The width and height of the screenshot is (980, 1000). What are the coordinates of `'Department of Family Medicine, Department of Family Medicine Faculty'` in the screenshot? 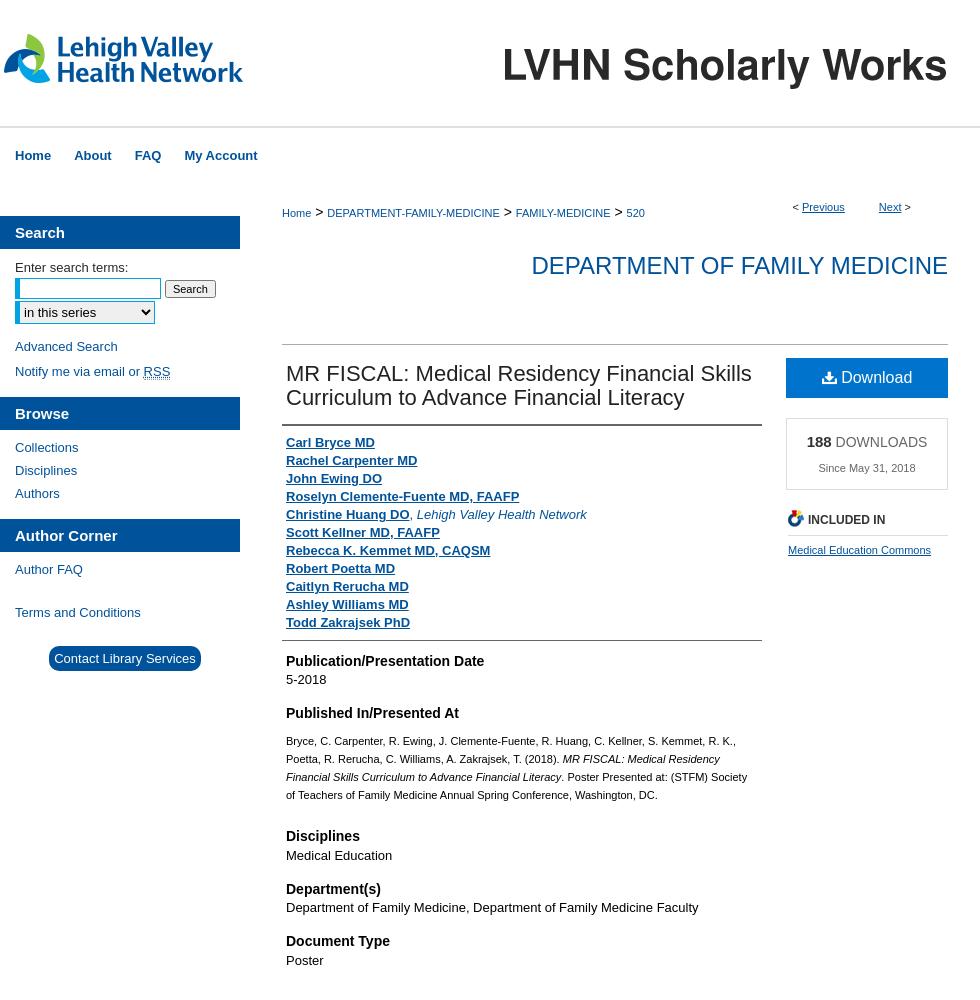 It's located at (285, 907).